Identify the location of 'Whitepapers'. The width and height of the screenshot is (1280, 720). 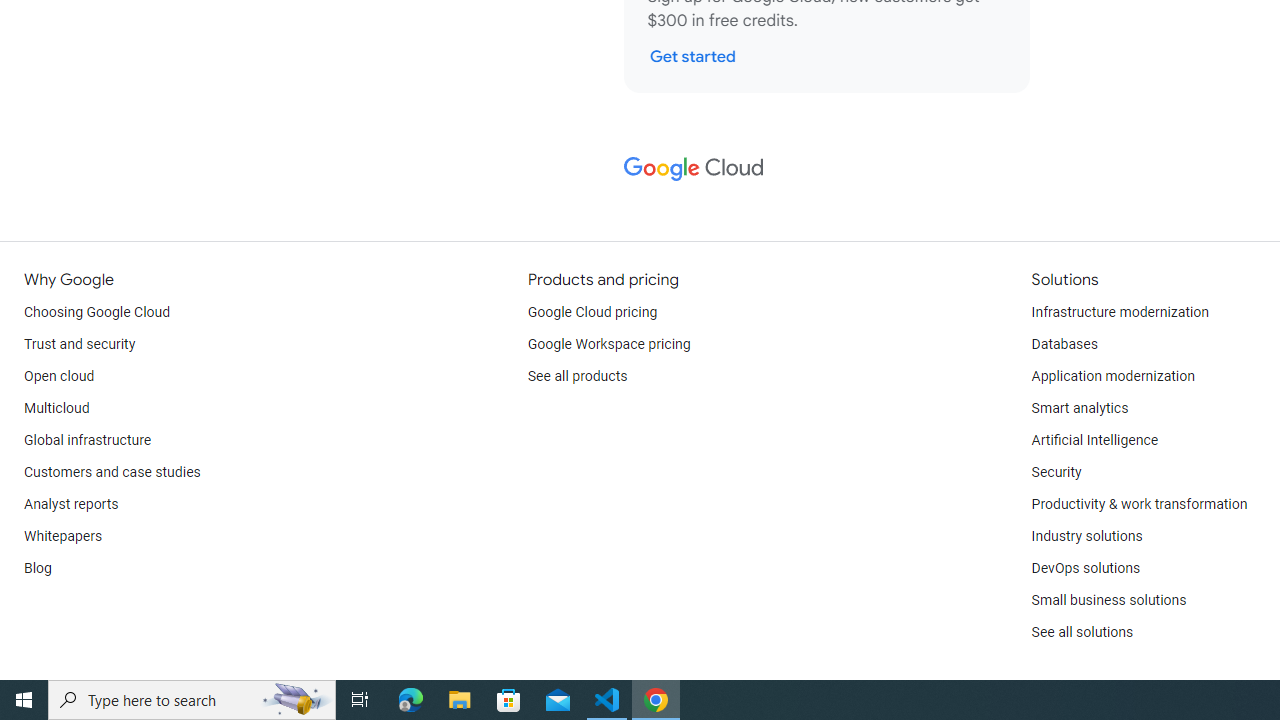
(63, 536).